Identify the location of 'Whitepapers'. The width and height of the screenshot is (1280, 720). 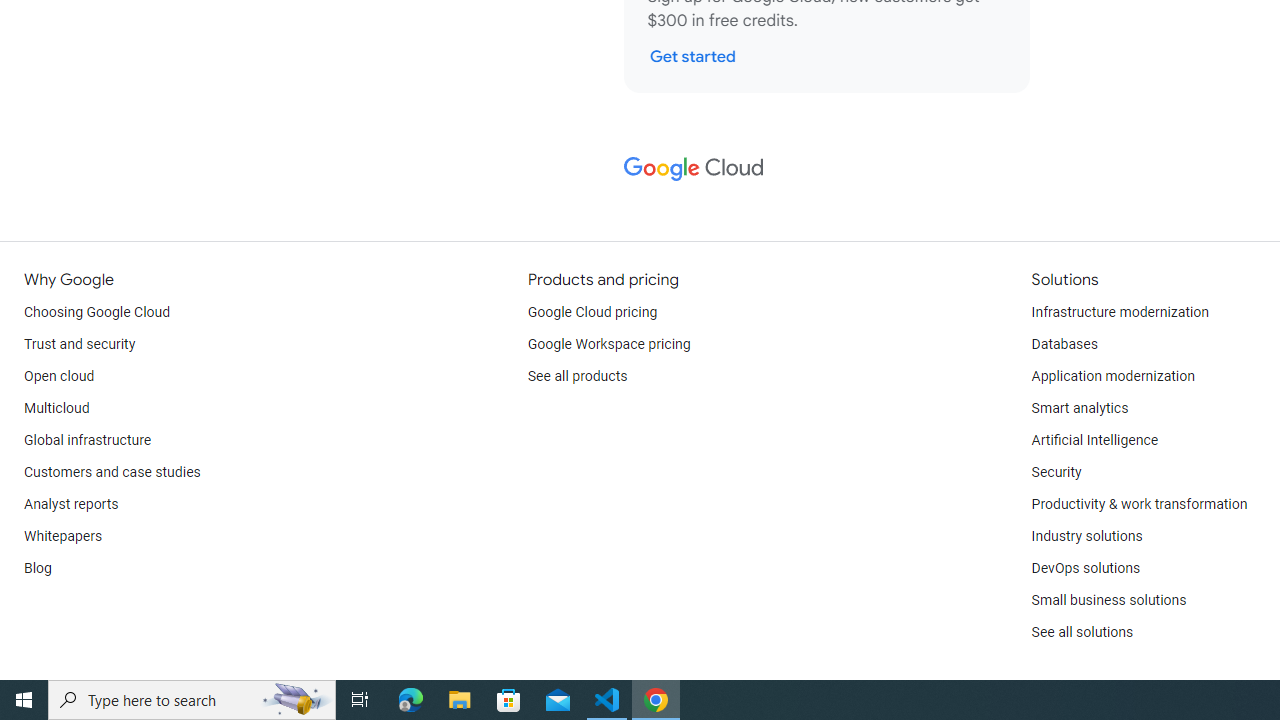
(63, 536).